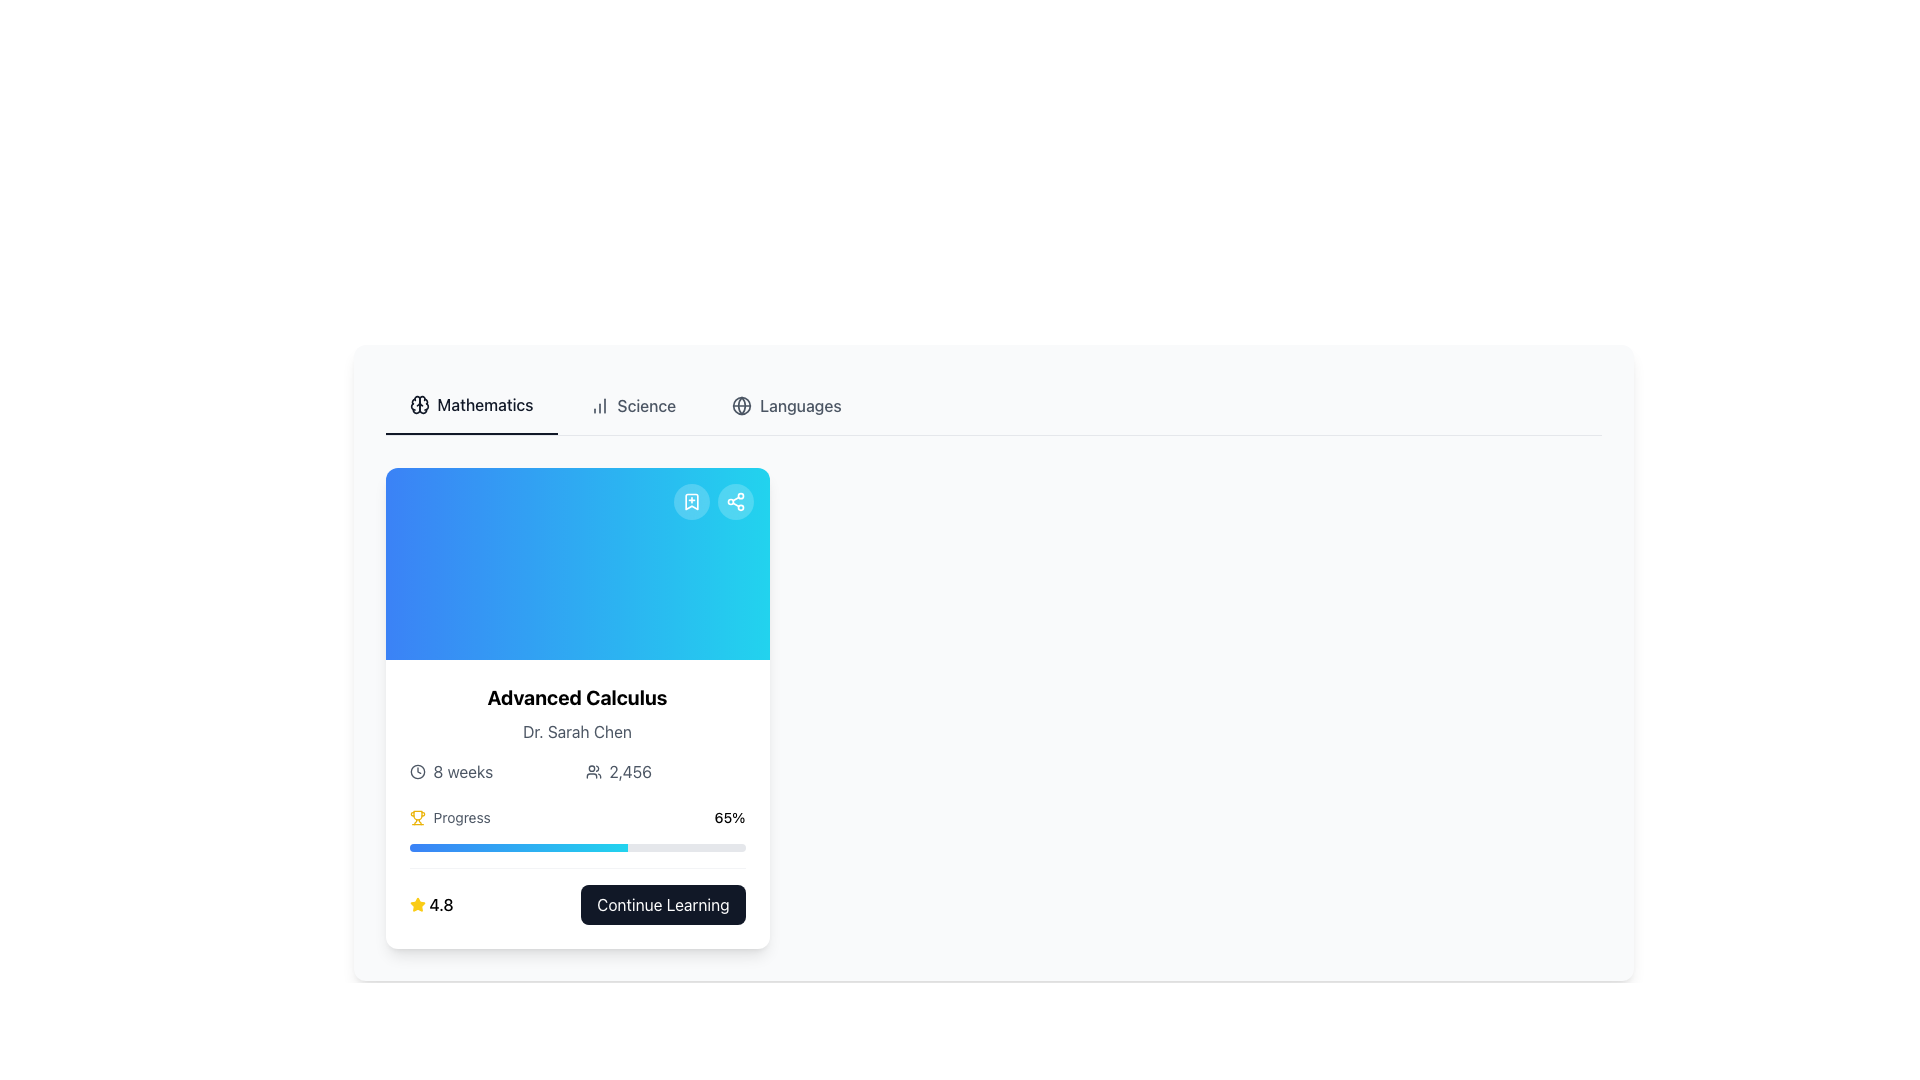 Image resolution: width=1920 pixels, height=1080 pixels. I want to click on the educational course overview card element located at the first position in the grid, so click(576, 707).